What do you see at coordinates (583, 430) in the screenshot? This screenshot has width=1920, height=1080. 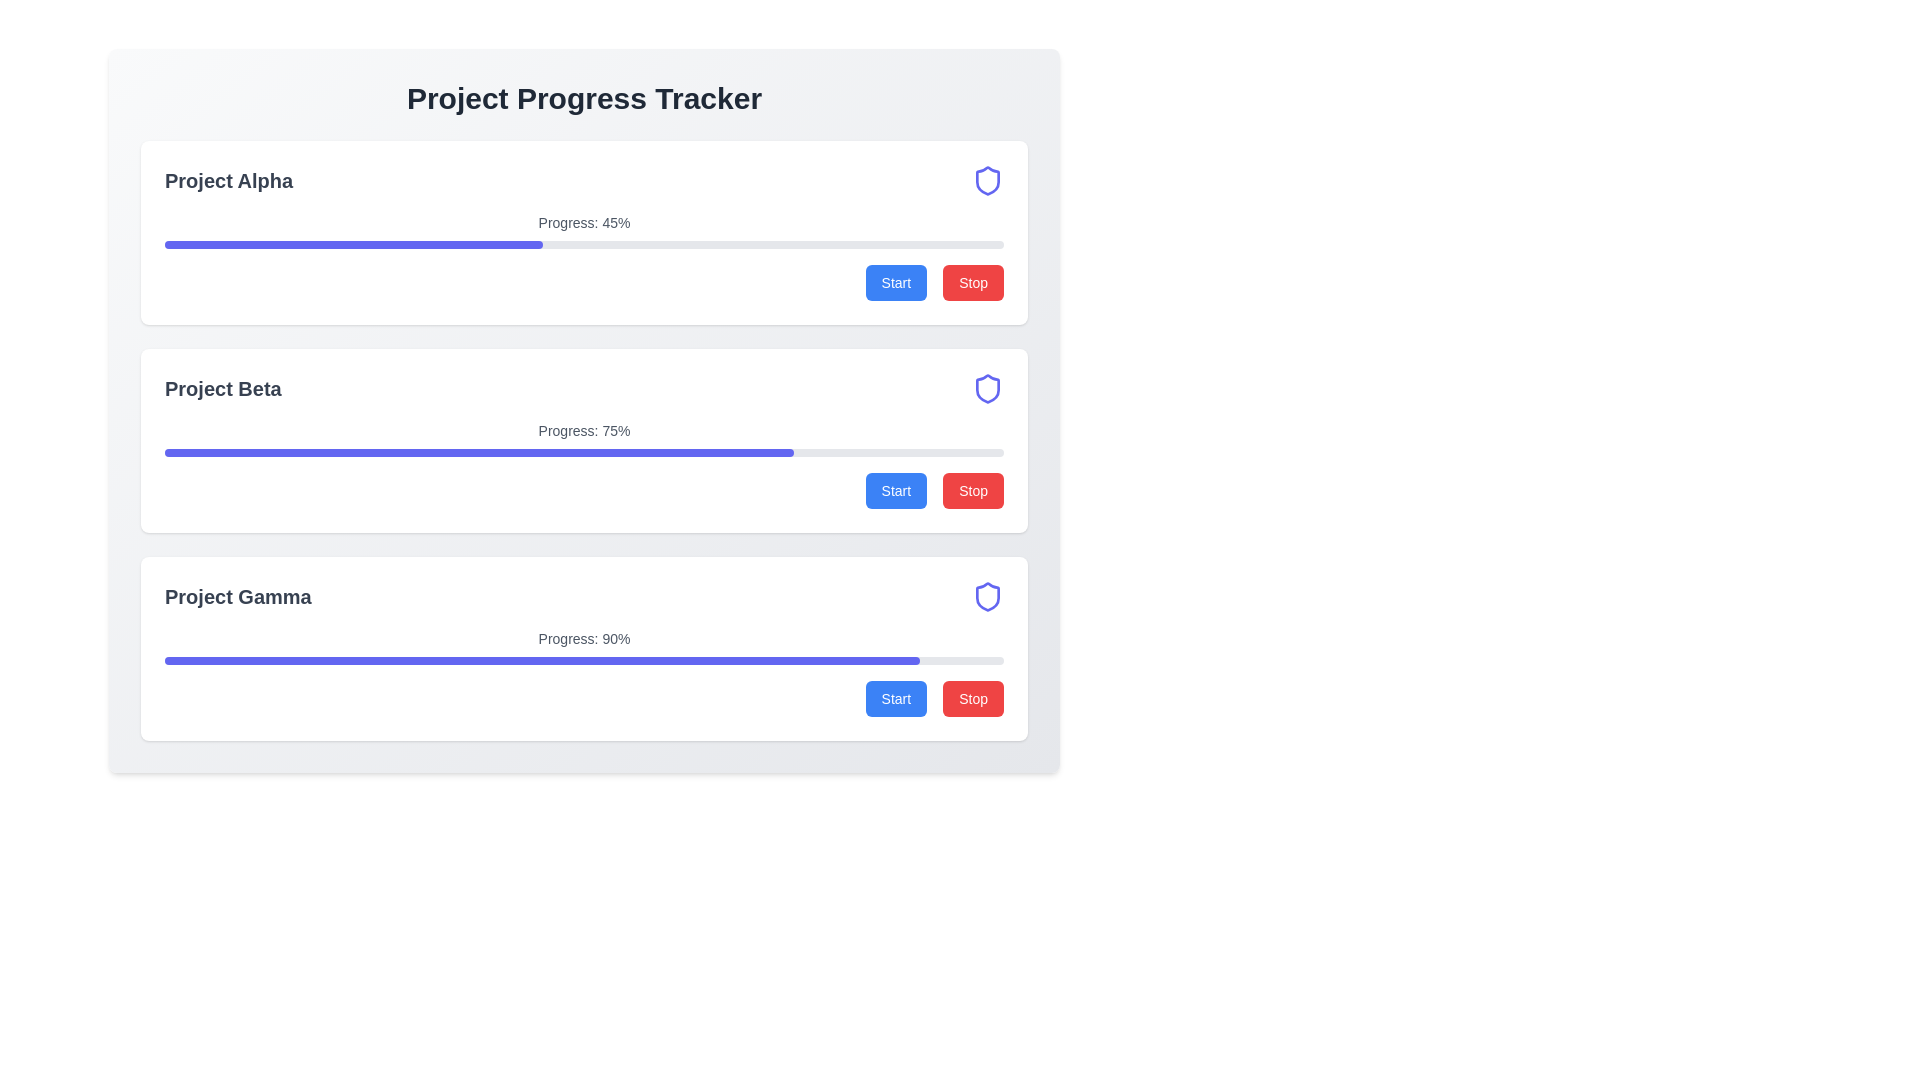 I see `the 'Progress: 75%' text label located within the 'Project Beta' card, positioned between the title and the progress bar` at bounding box center [583, 430].